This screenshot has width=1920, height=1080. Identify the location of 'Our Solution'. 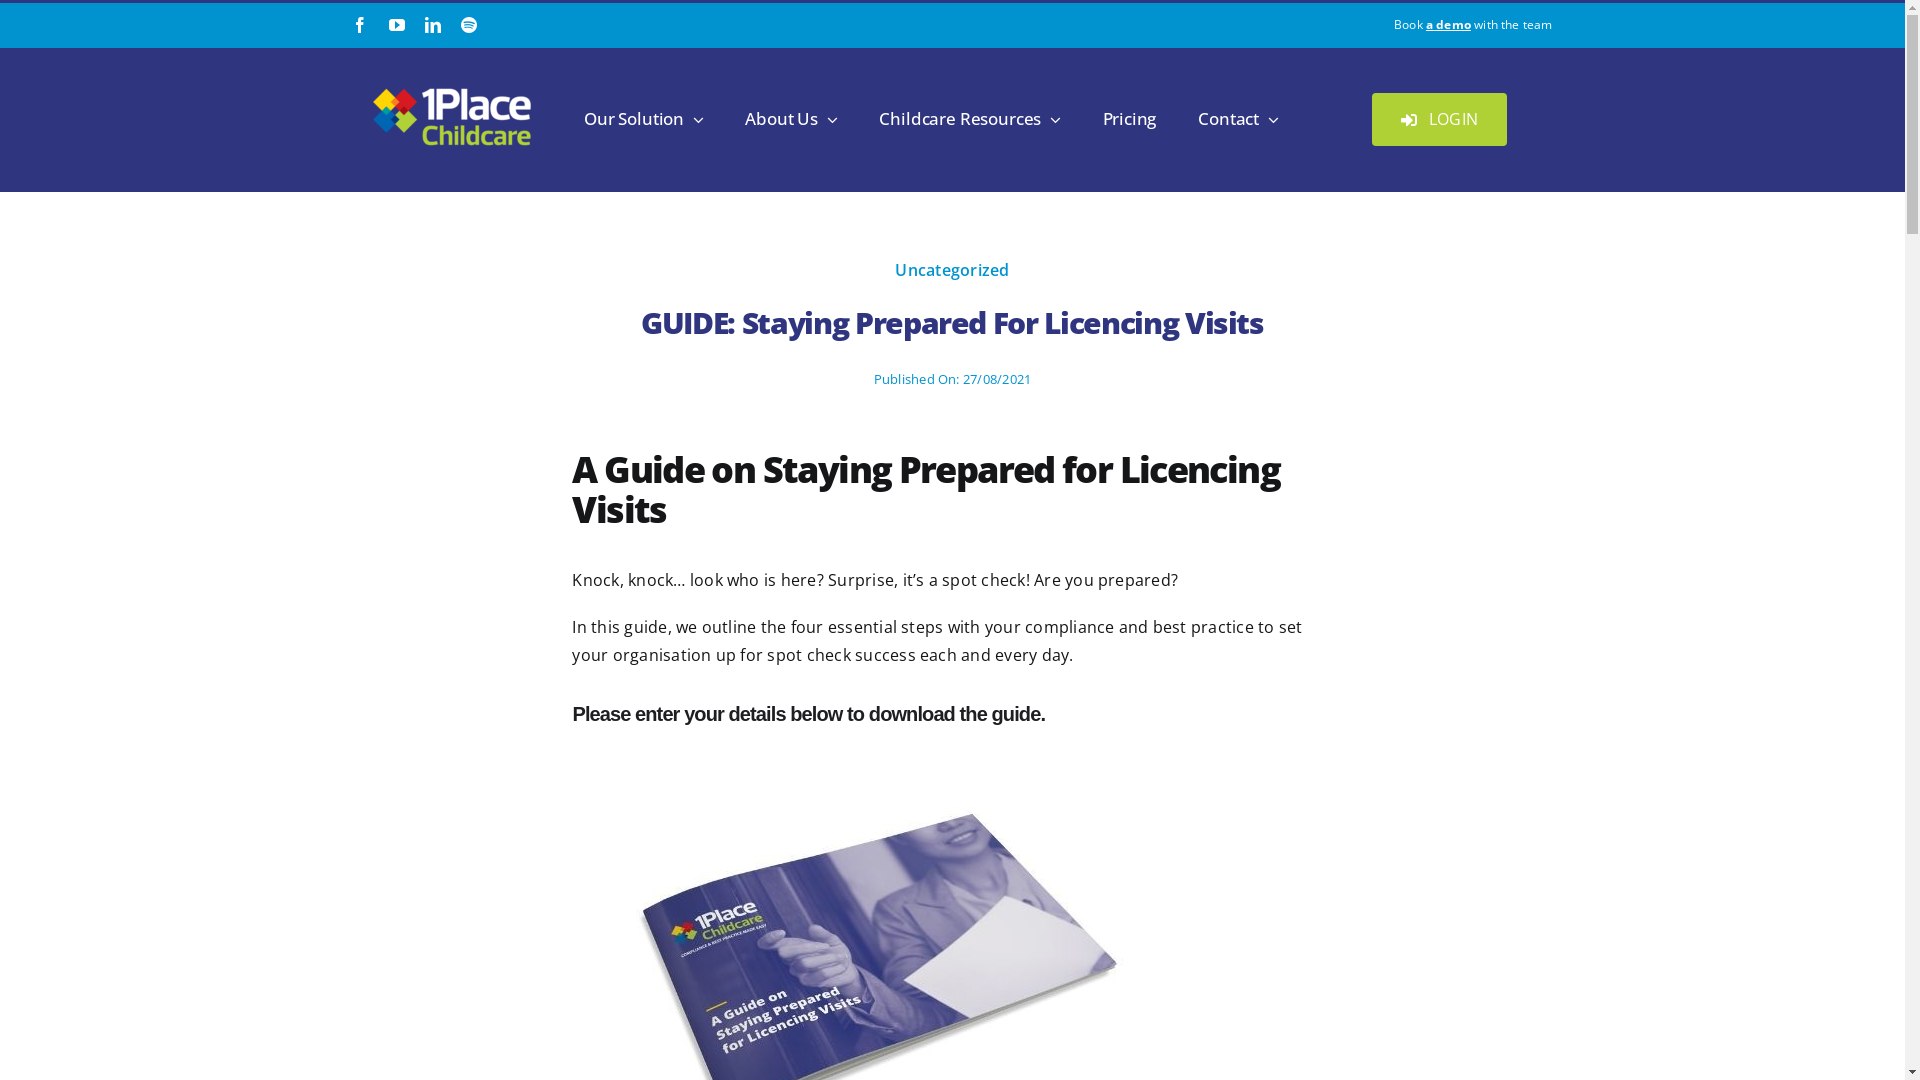
(643, 119).